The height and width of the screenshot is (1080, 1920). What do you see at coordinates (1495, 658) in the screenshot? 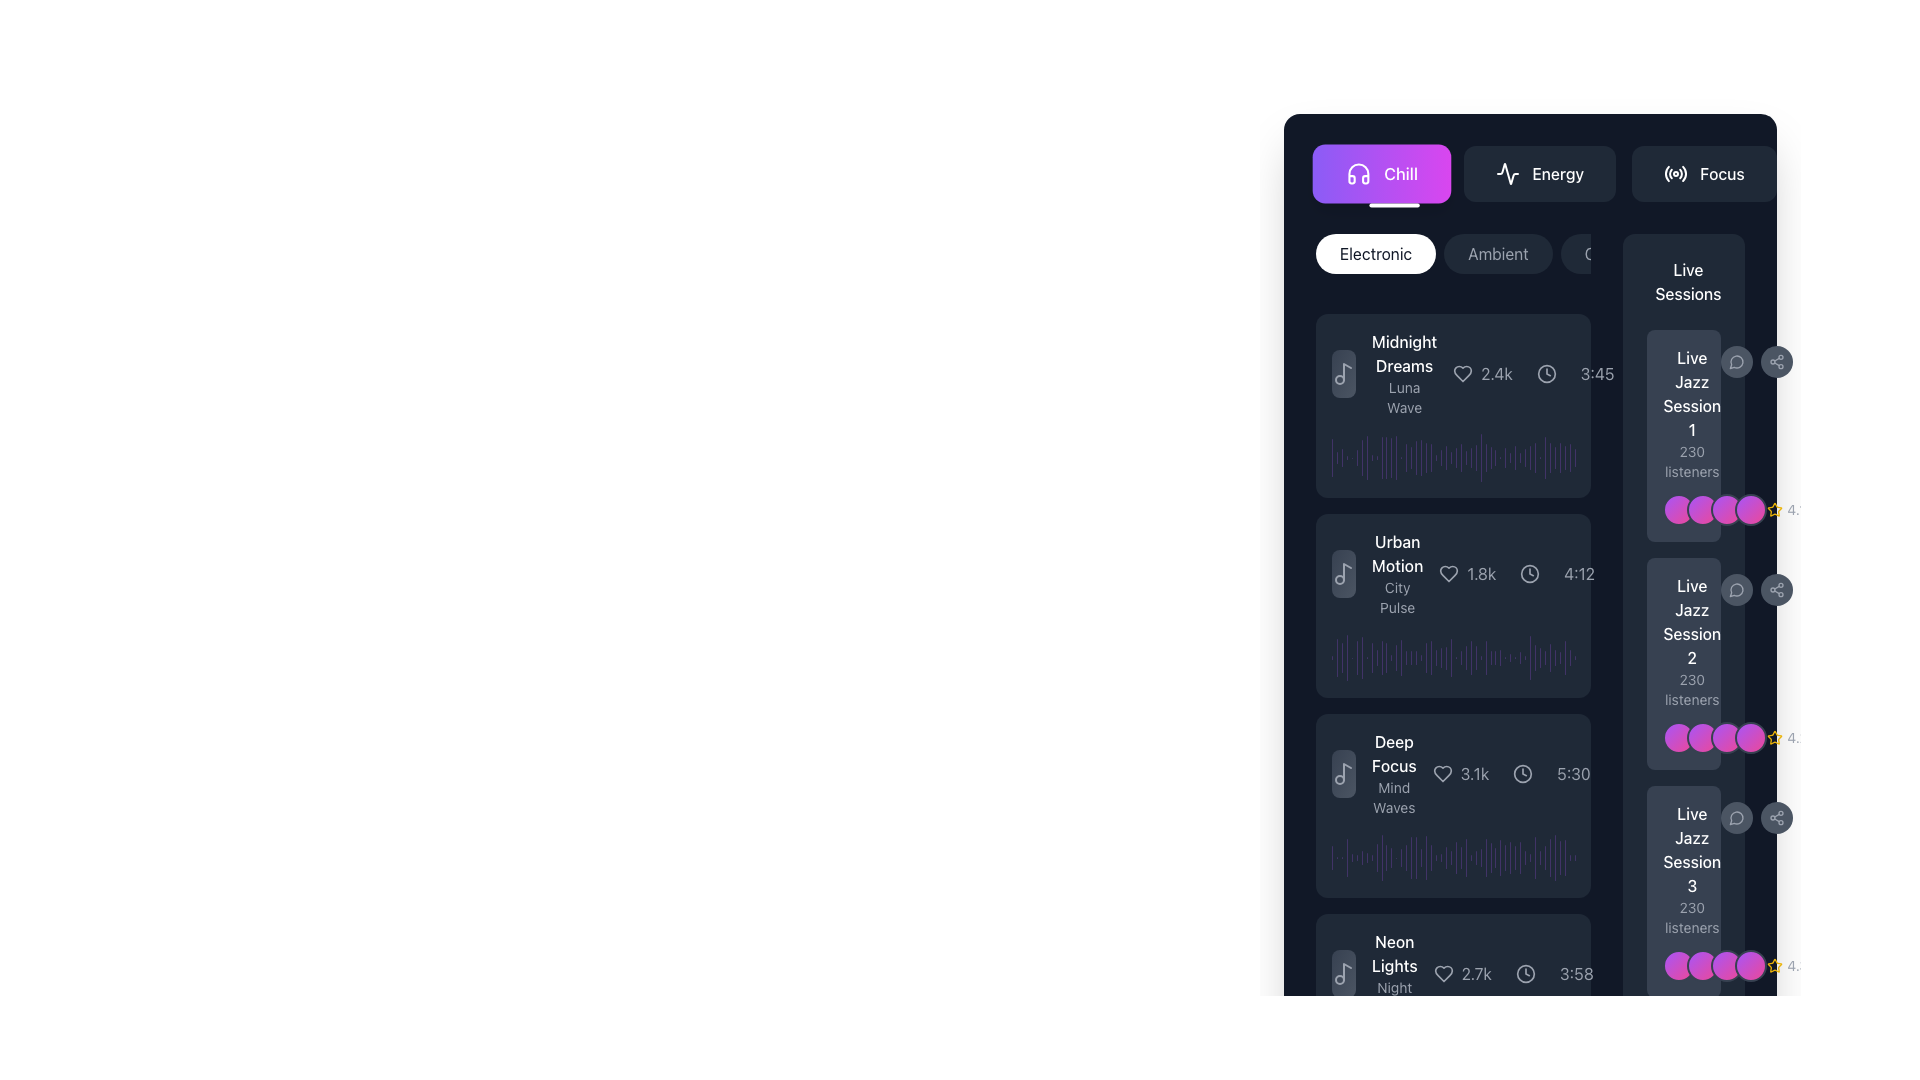
I see `the 33rd vertical bar in the visual indicator sequence located in the right section of the interface` at bounding box center [1495, 658].